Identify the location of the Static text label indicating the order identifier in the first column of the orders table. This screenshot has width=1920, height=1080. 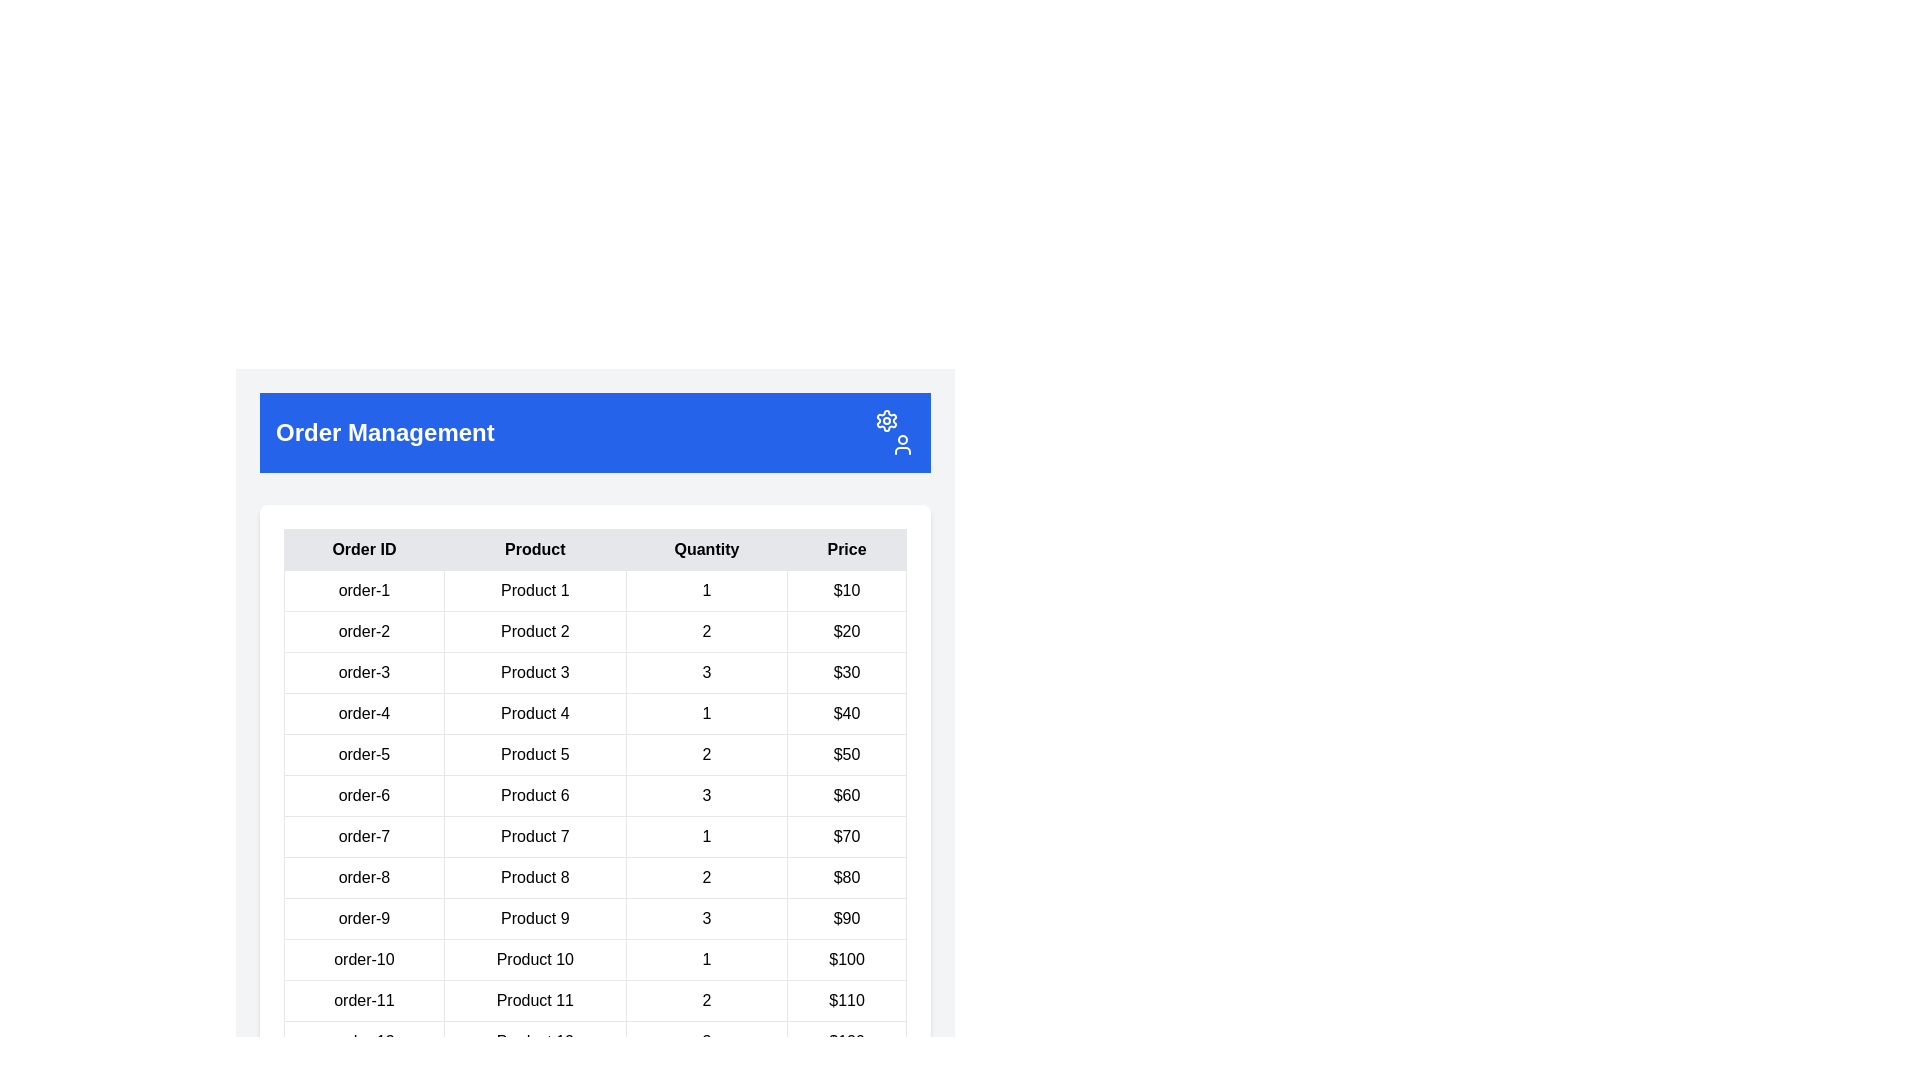
(364, 672).